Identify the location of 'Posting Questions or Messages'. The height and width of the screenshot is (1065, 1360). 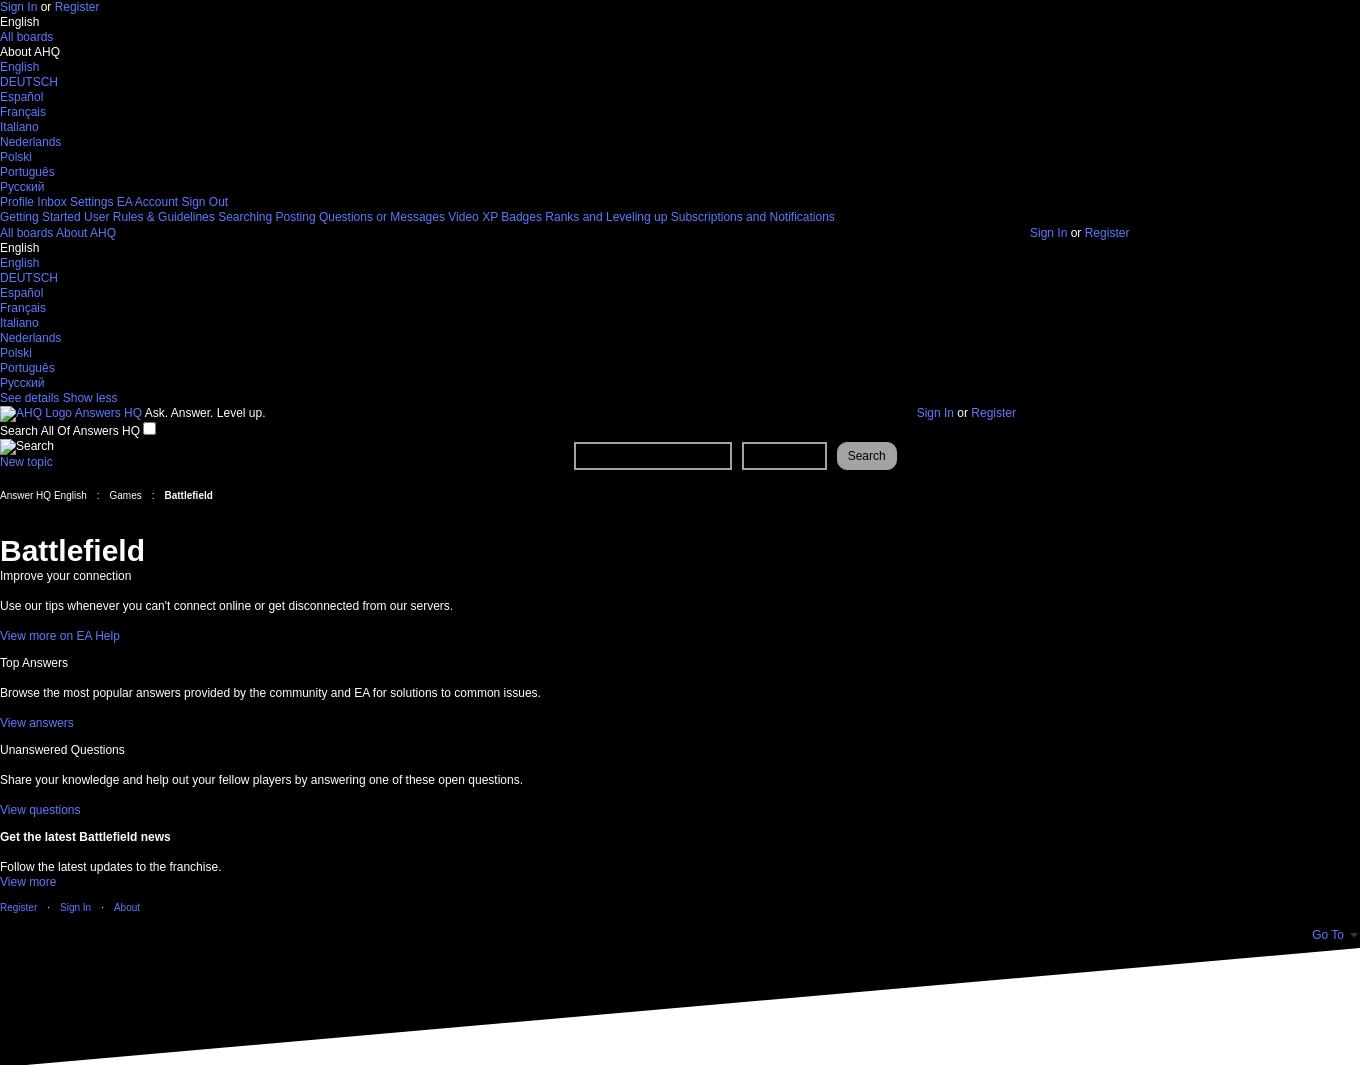
(359, 216).